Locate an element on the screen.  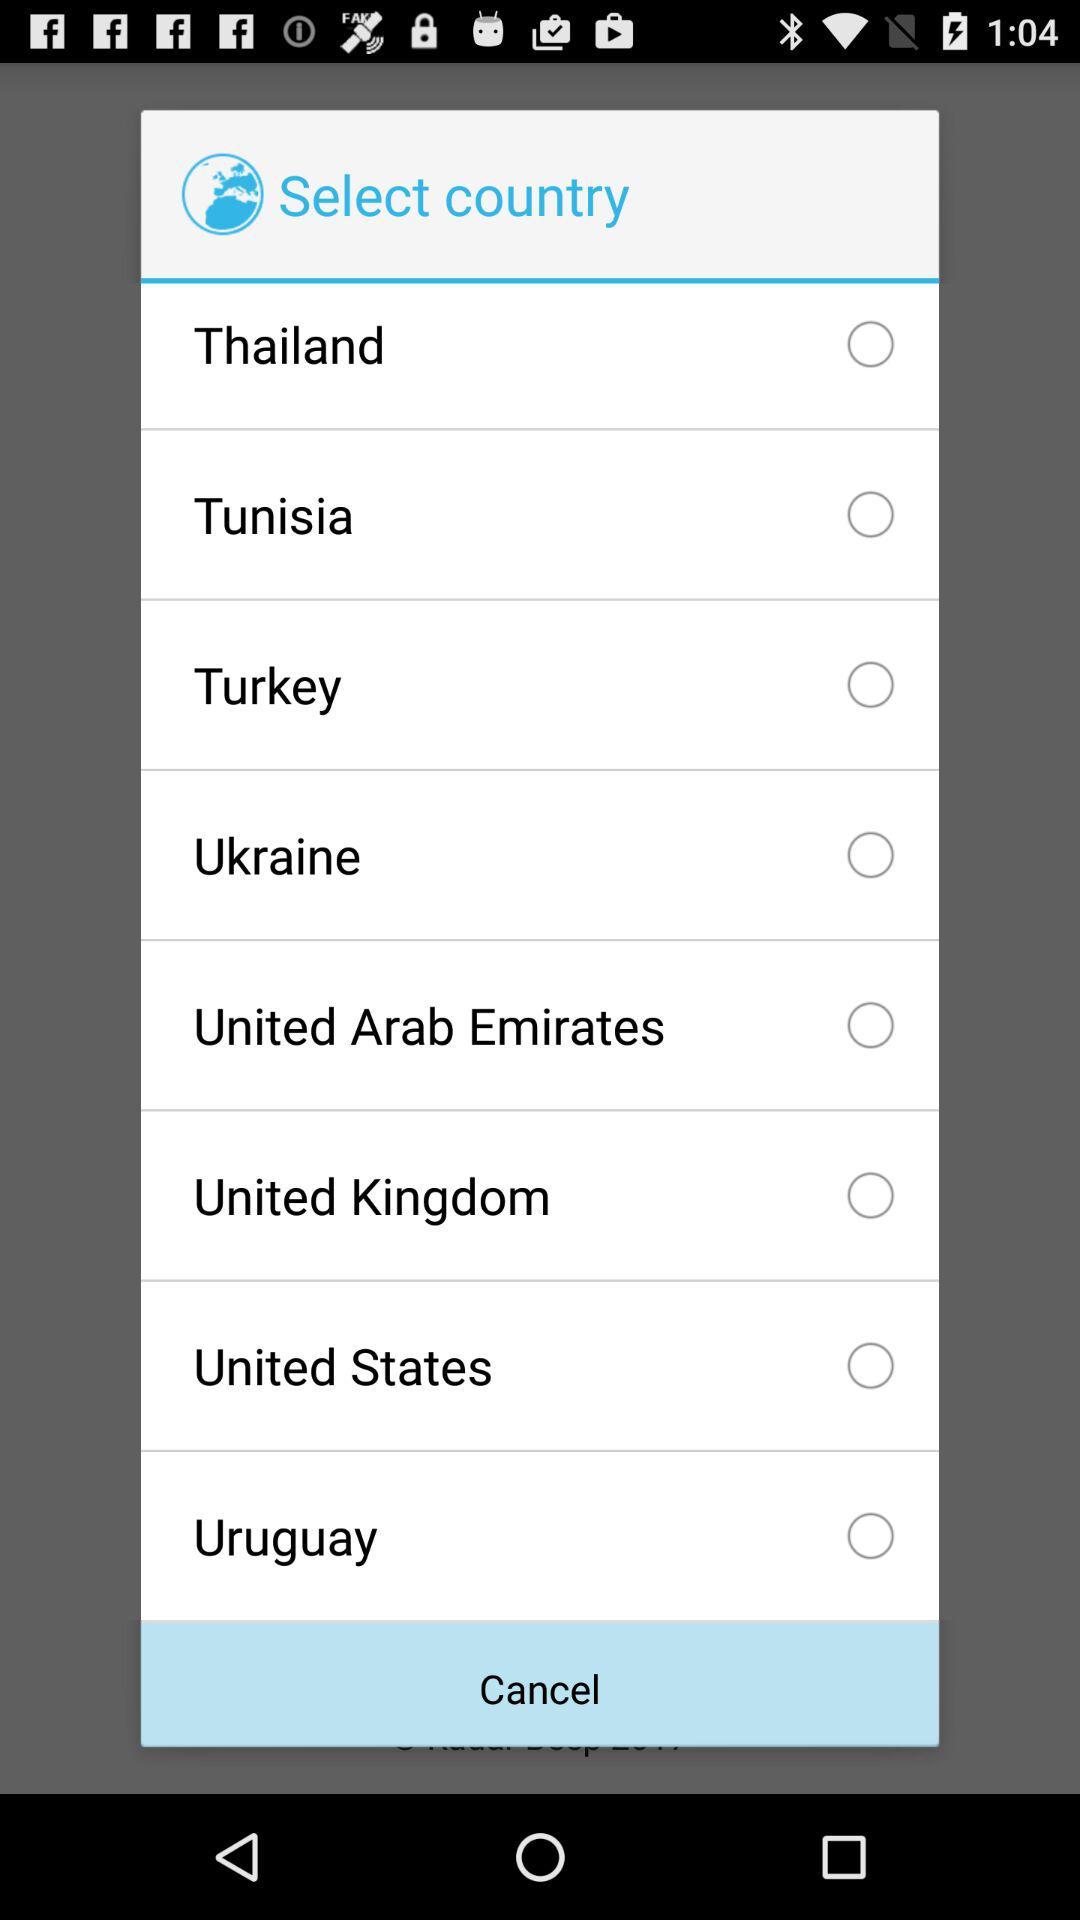
the checkbox above uruguay icon is located at coordinates (540, 1364).